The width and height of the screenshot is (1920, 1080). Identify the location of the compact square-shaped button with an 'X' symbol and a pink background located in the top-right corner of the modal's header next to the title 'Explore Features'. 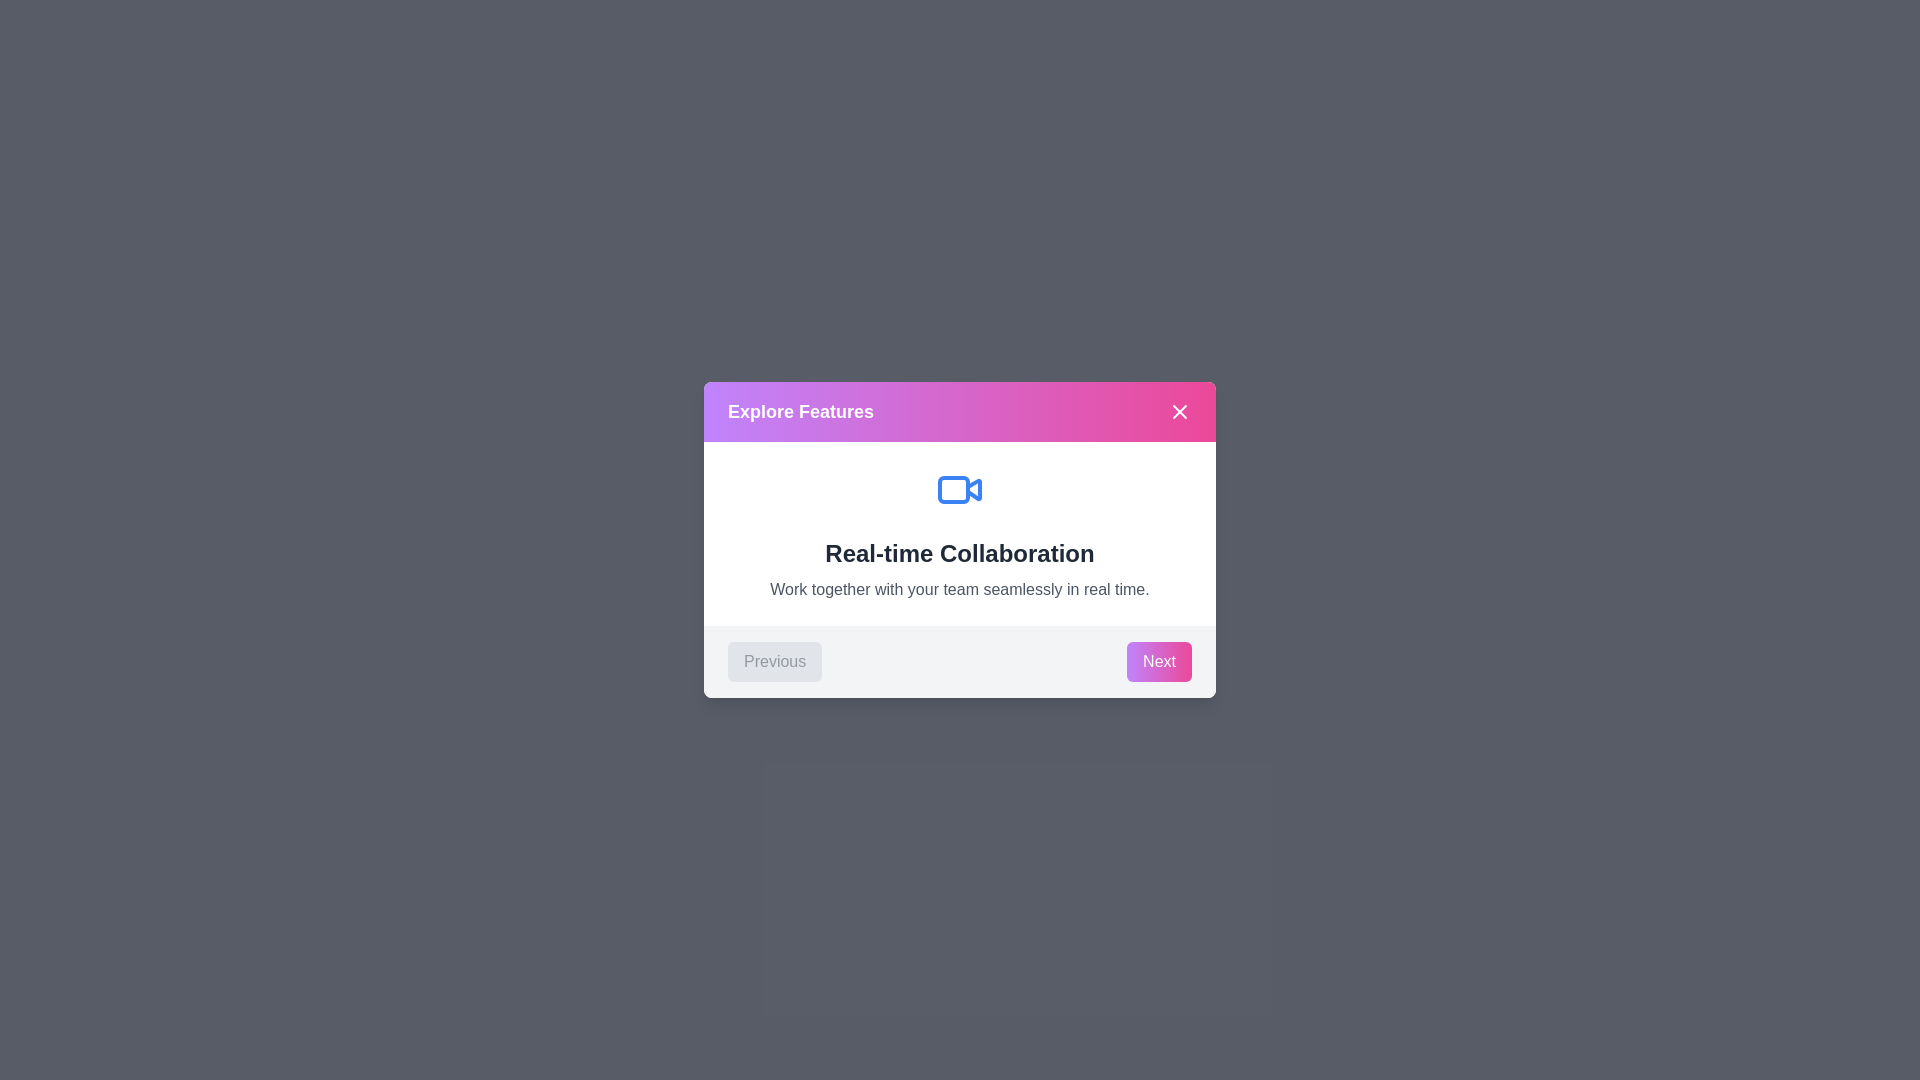
(1180, 411).